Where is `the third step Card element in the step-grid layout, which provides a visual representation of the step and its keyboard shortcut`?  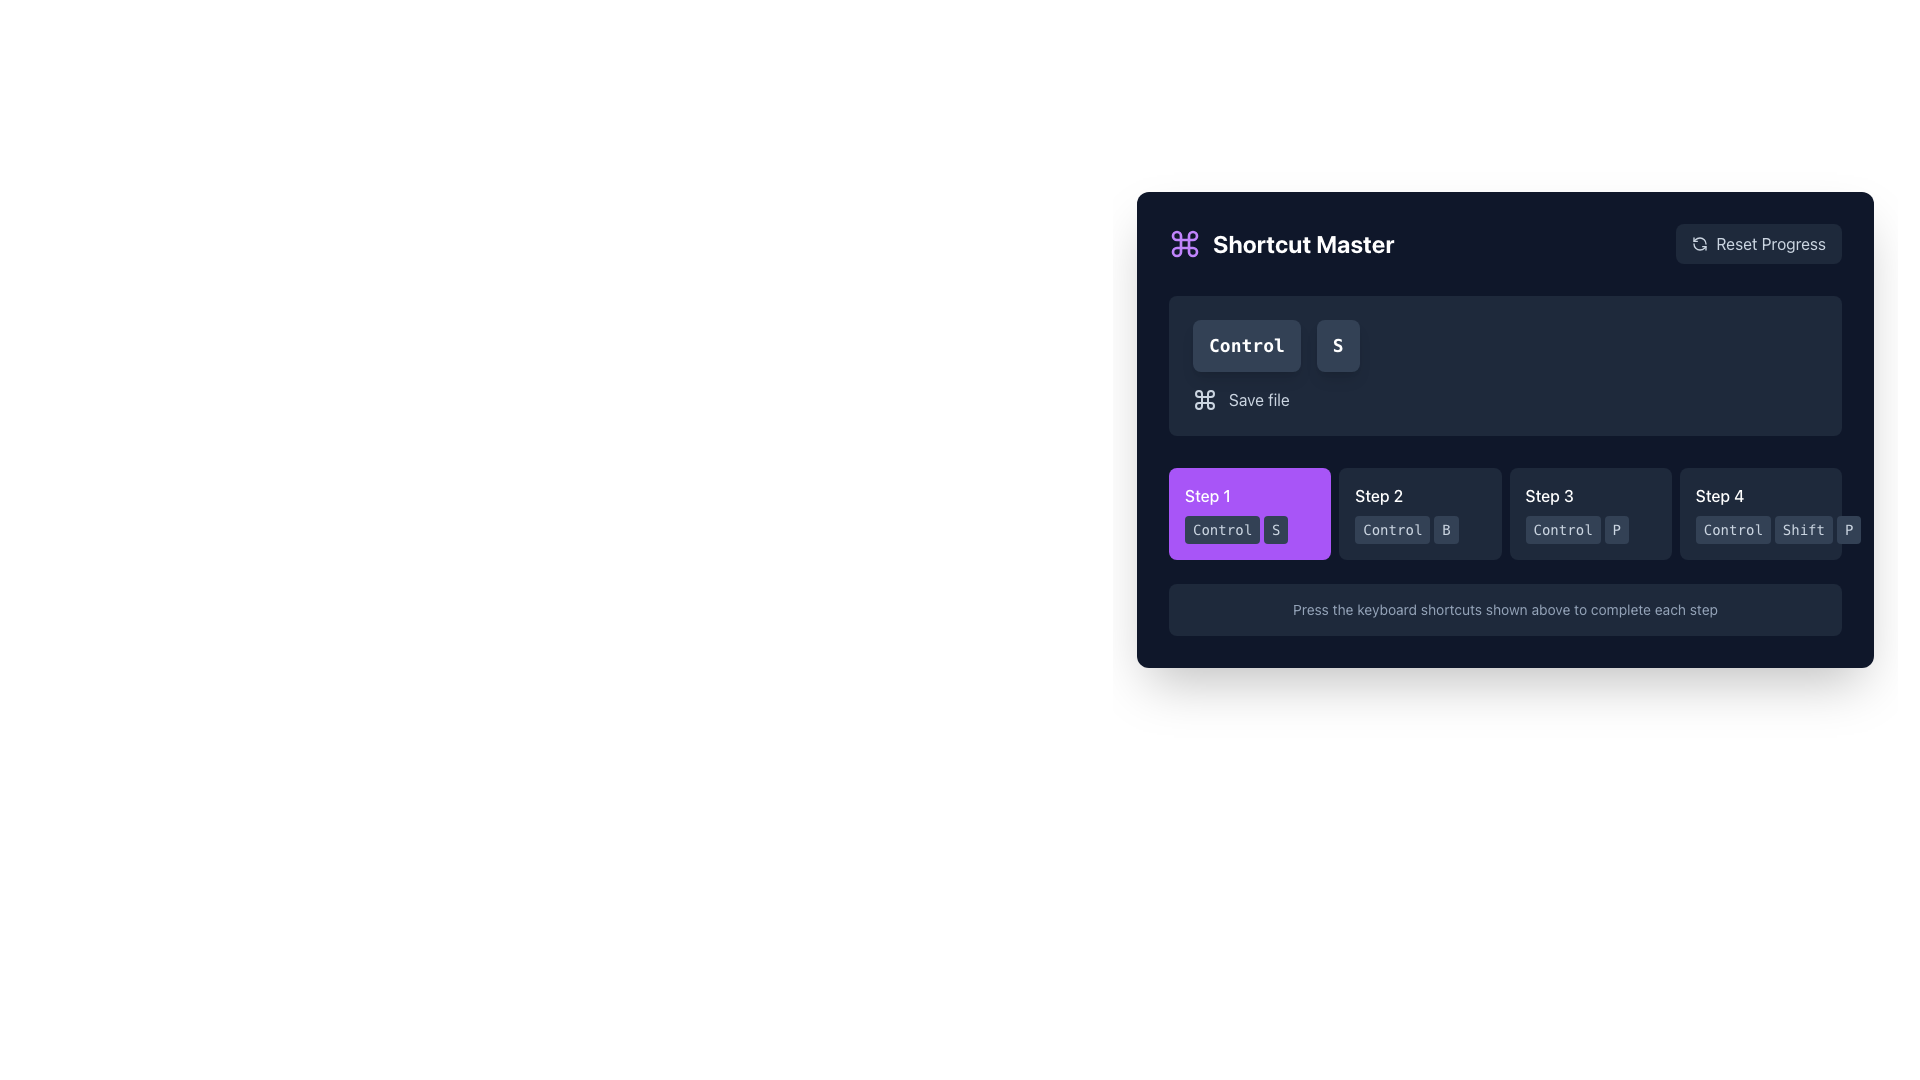 the third step Card element in the step-grid layout, which provides a visual representation of the step and its keyboard shortcut is located at coordinates (1589, 512).